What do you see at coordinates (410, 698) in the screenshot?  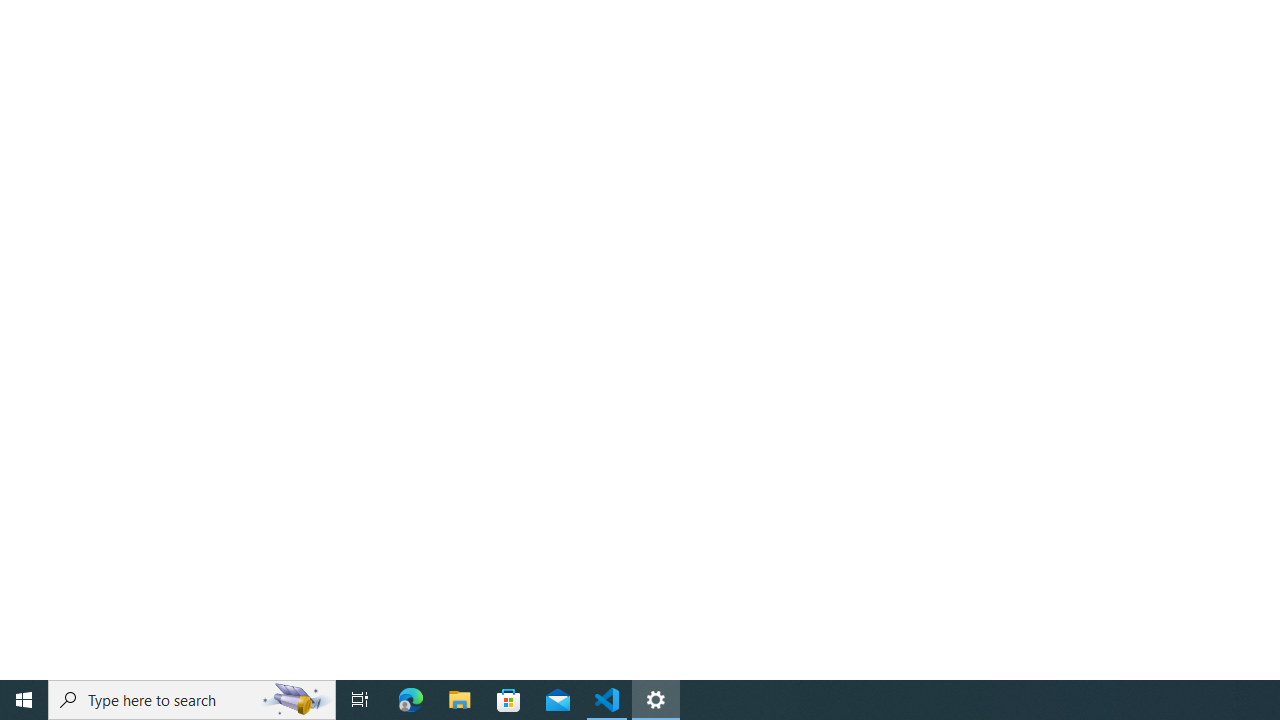 I see `'Microsoft Edge'` at bounding box center [410, 698].